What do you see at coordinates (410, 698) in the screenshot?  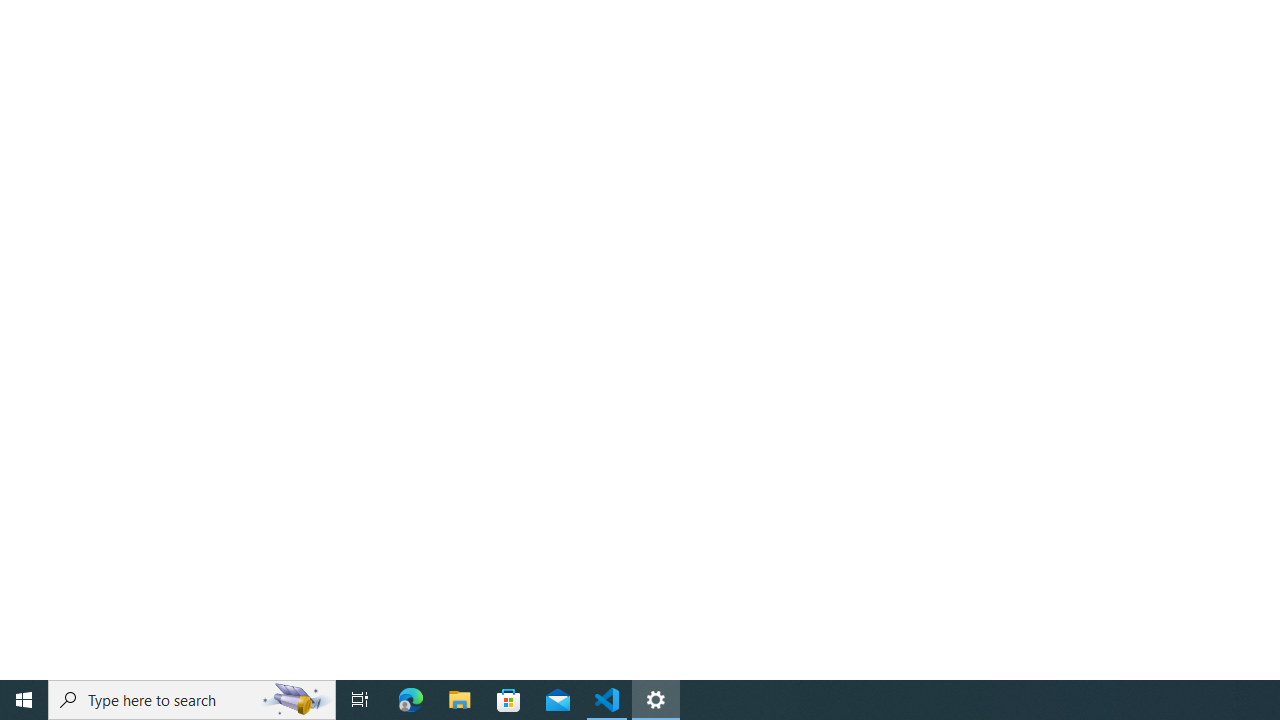 I see `'Microsoft Edge'` at bounding box center [410, 698].